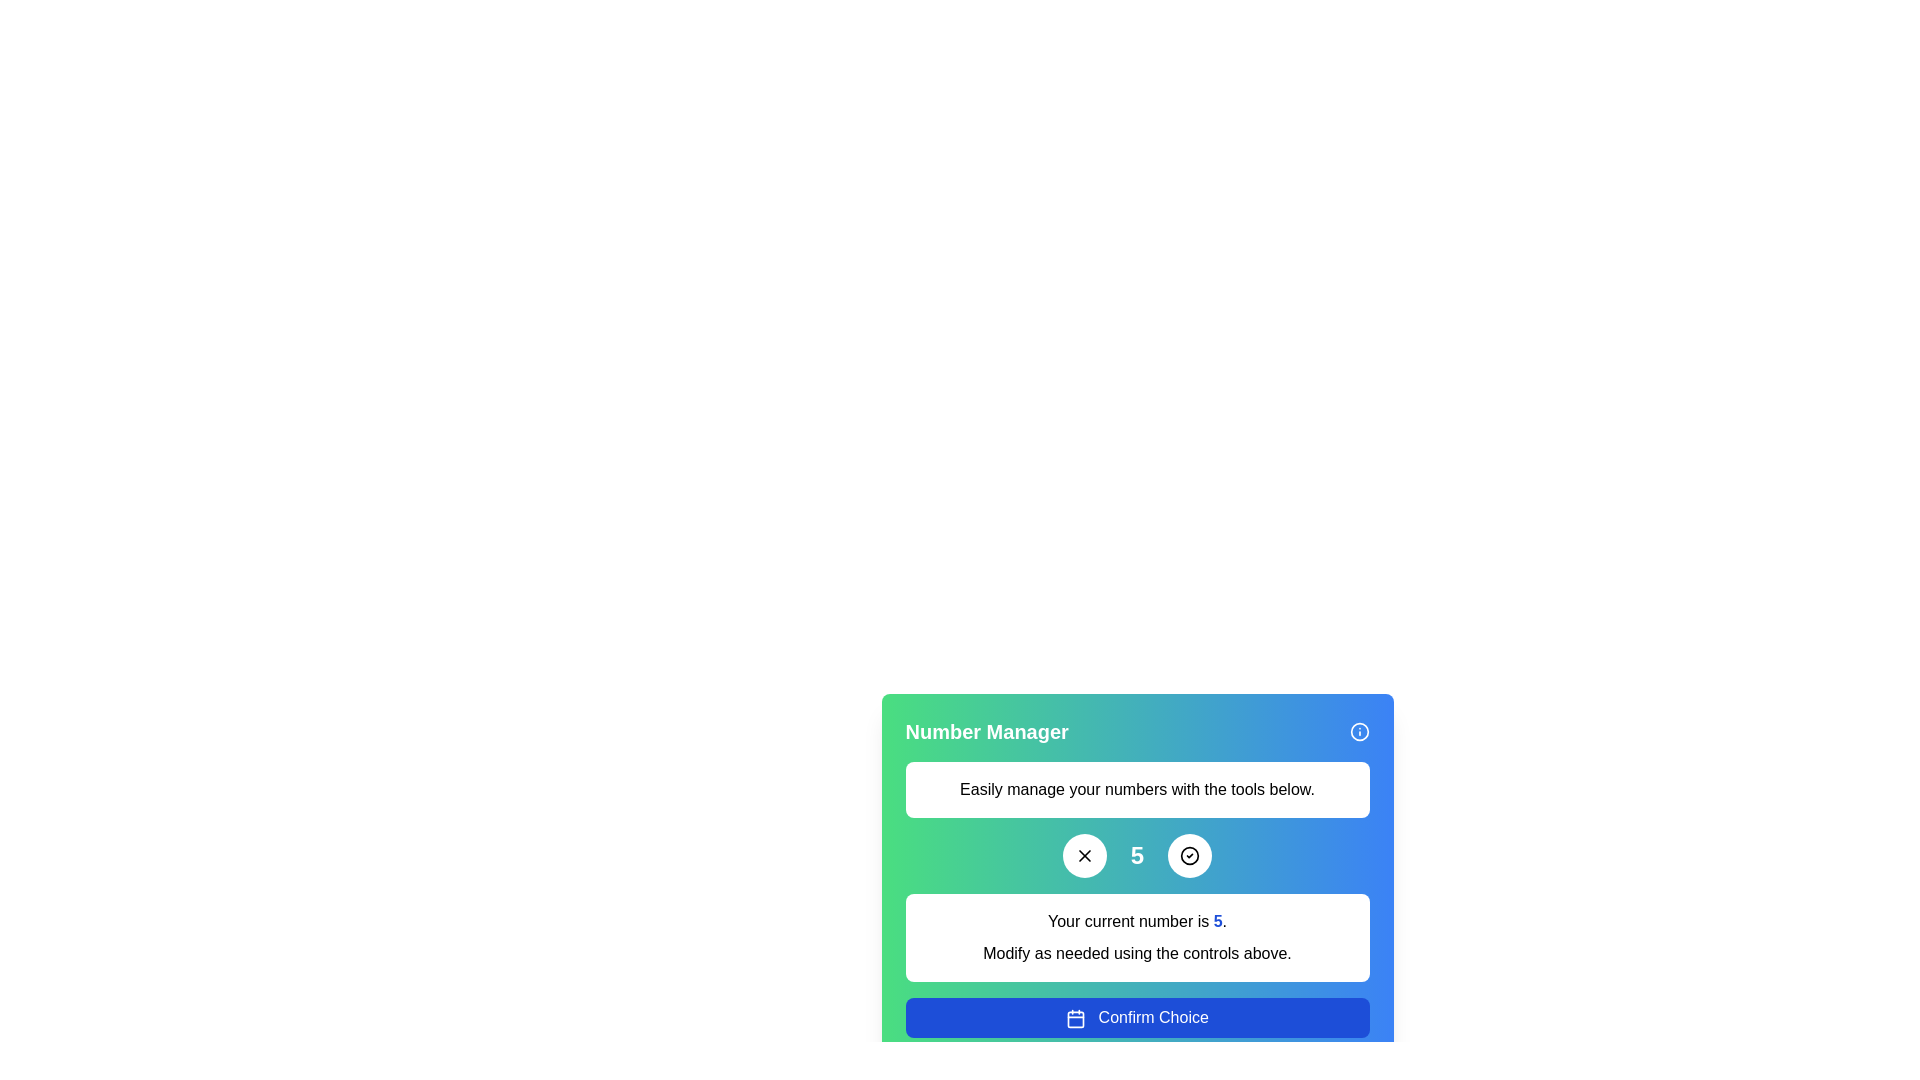 This screenshot has height=1080, width=1920. What do you see at coordinates (1083, 855) in the screenshot?
I see `the decrement button located to the left of the number '5' in the number manager interface` at bounding box center [1083, 855].